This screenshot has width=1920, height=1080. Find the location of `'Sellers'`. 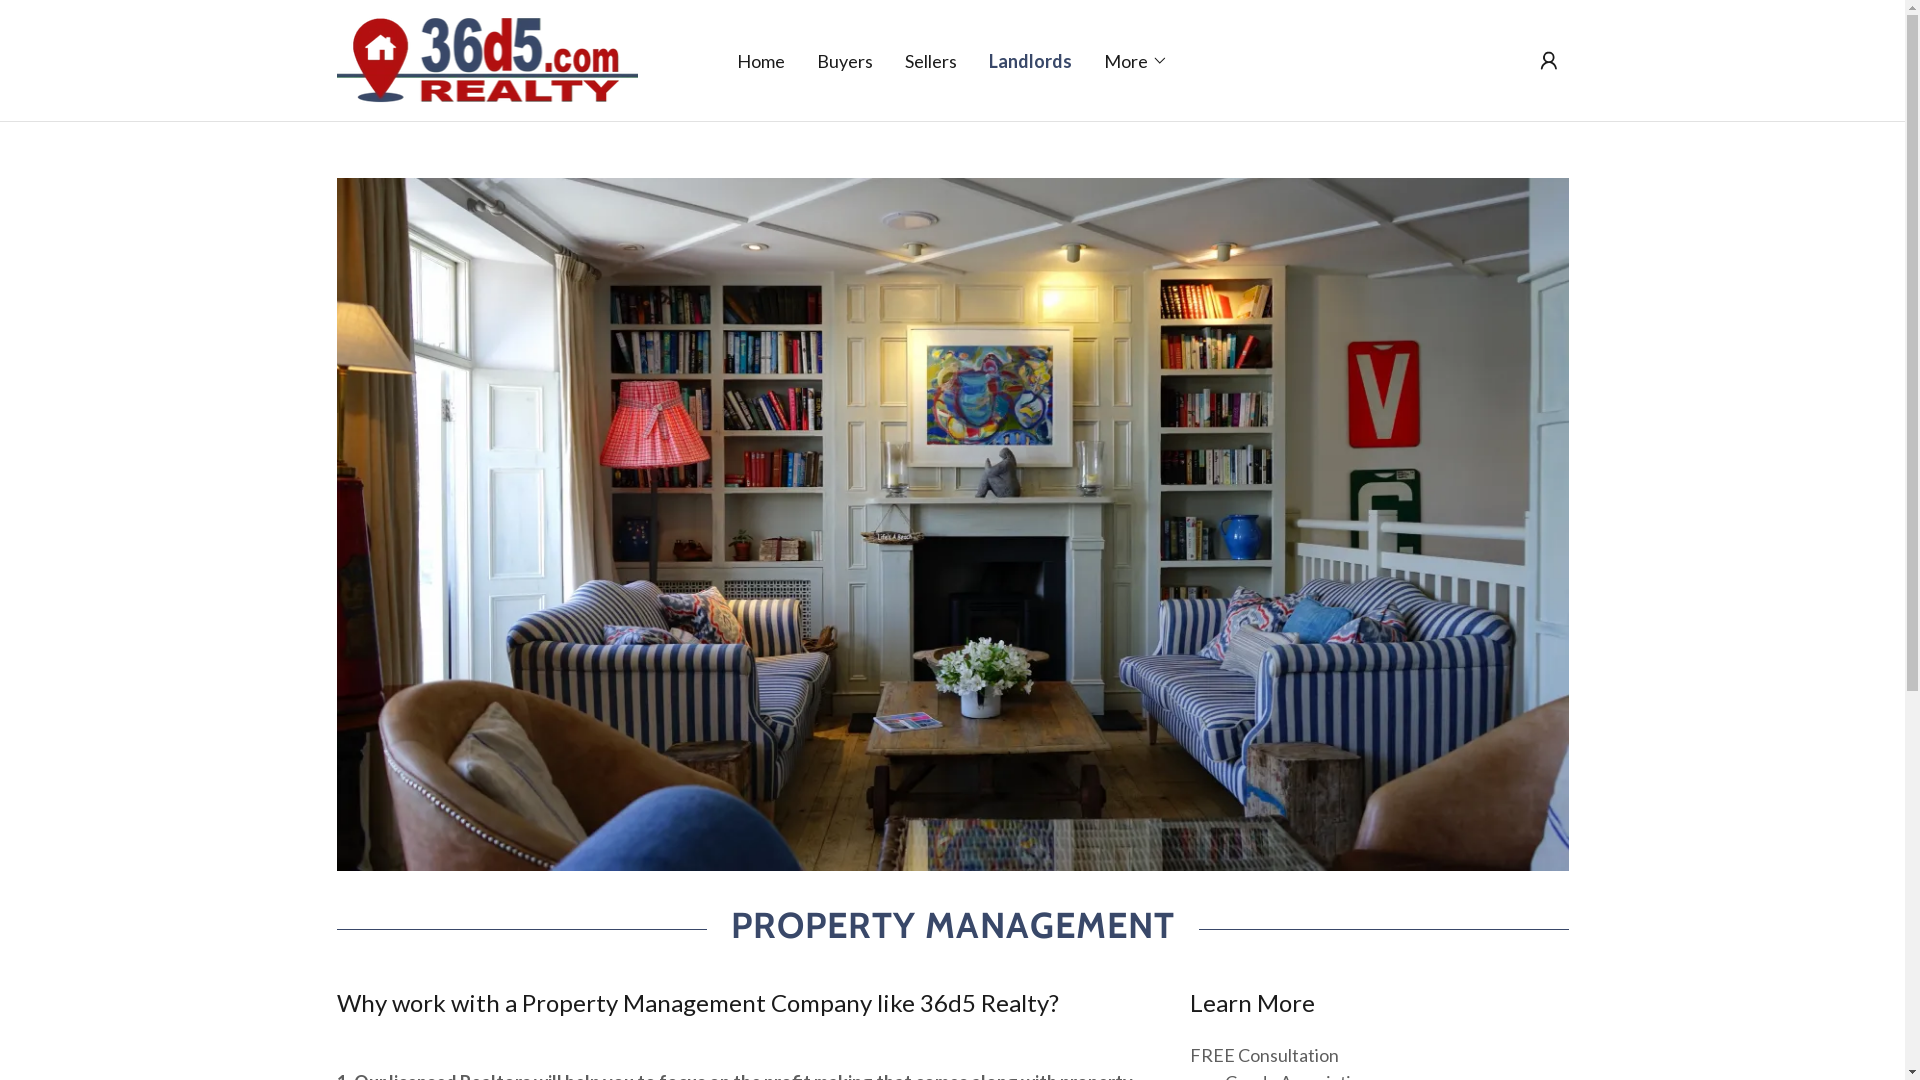

'Sellers' is located at coordinates (897, 59).